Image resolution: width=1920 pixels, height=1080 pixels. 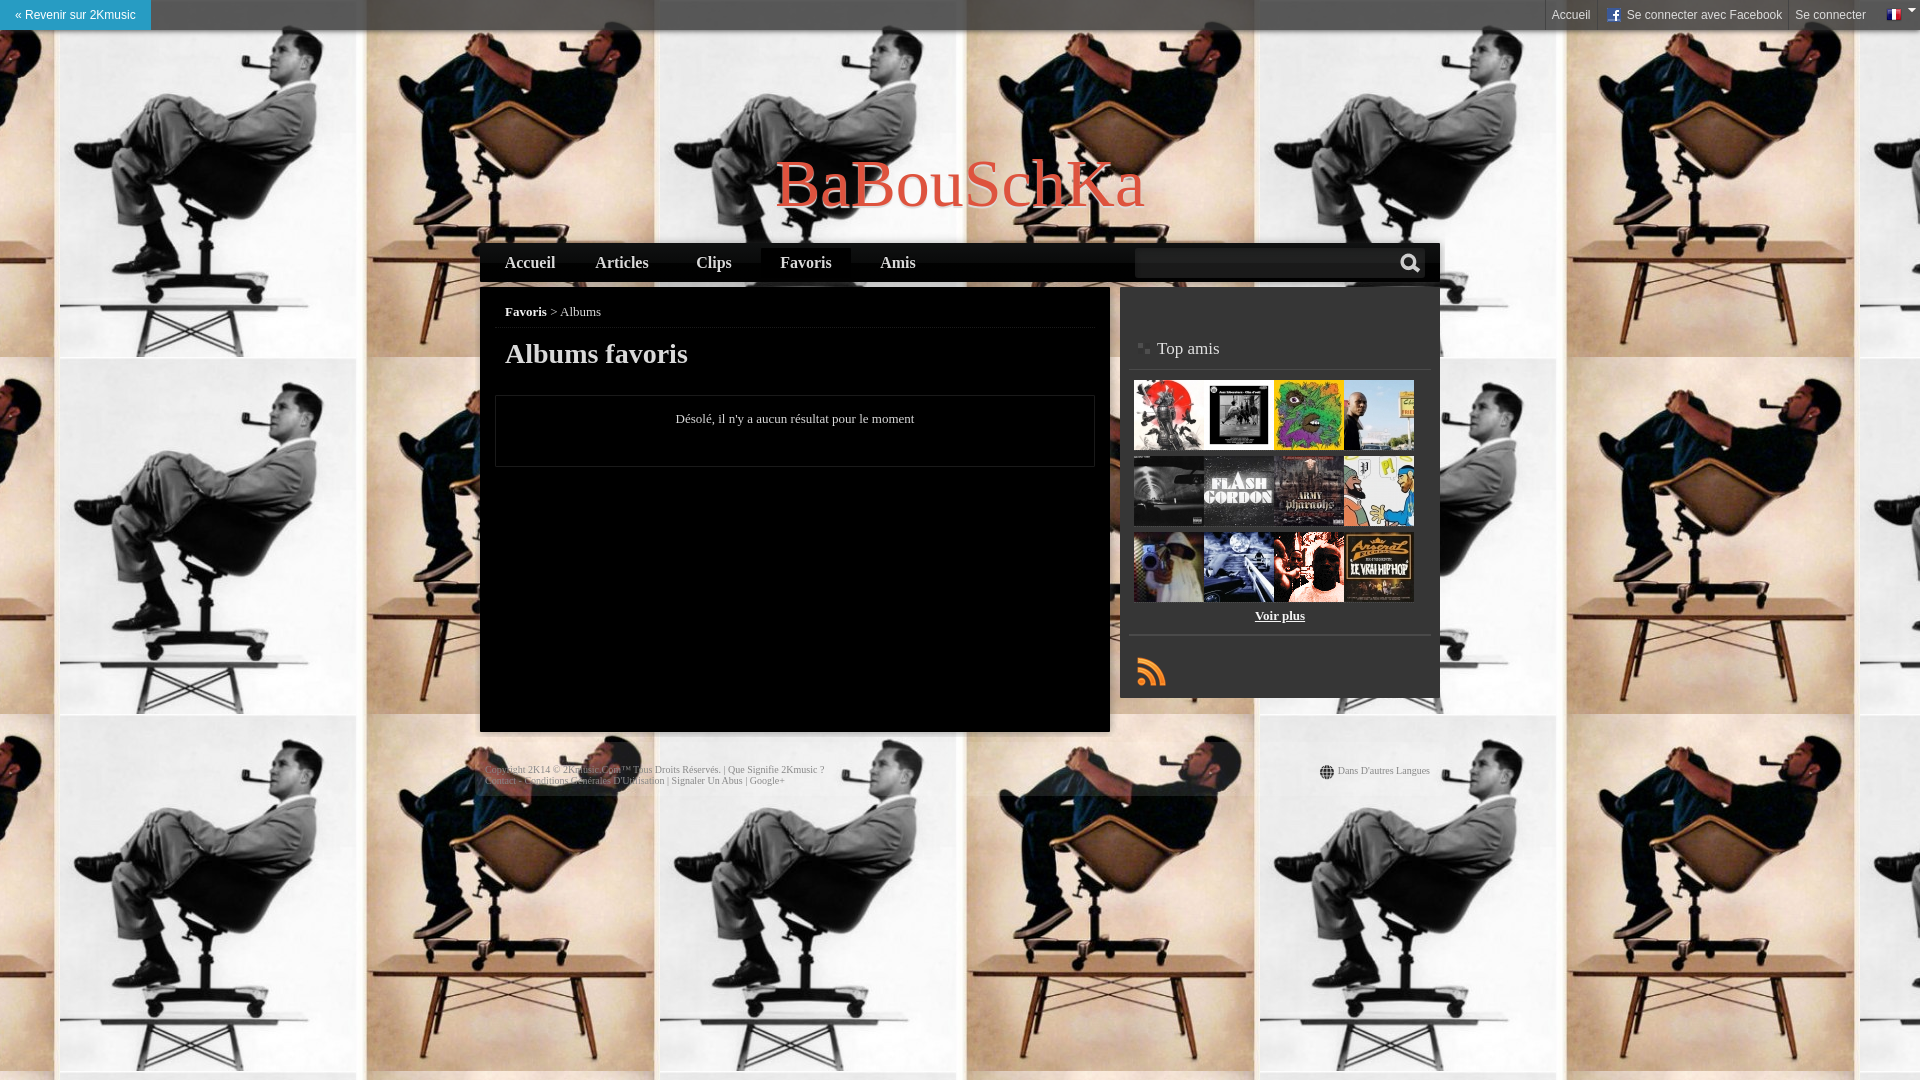 I want to click on ' Se connecter avec Facebook', so click(x=1597, y=15).